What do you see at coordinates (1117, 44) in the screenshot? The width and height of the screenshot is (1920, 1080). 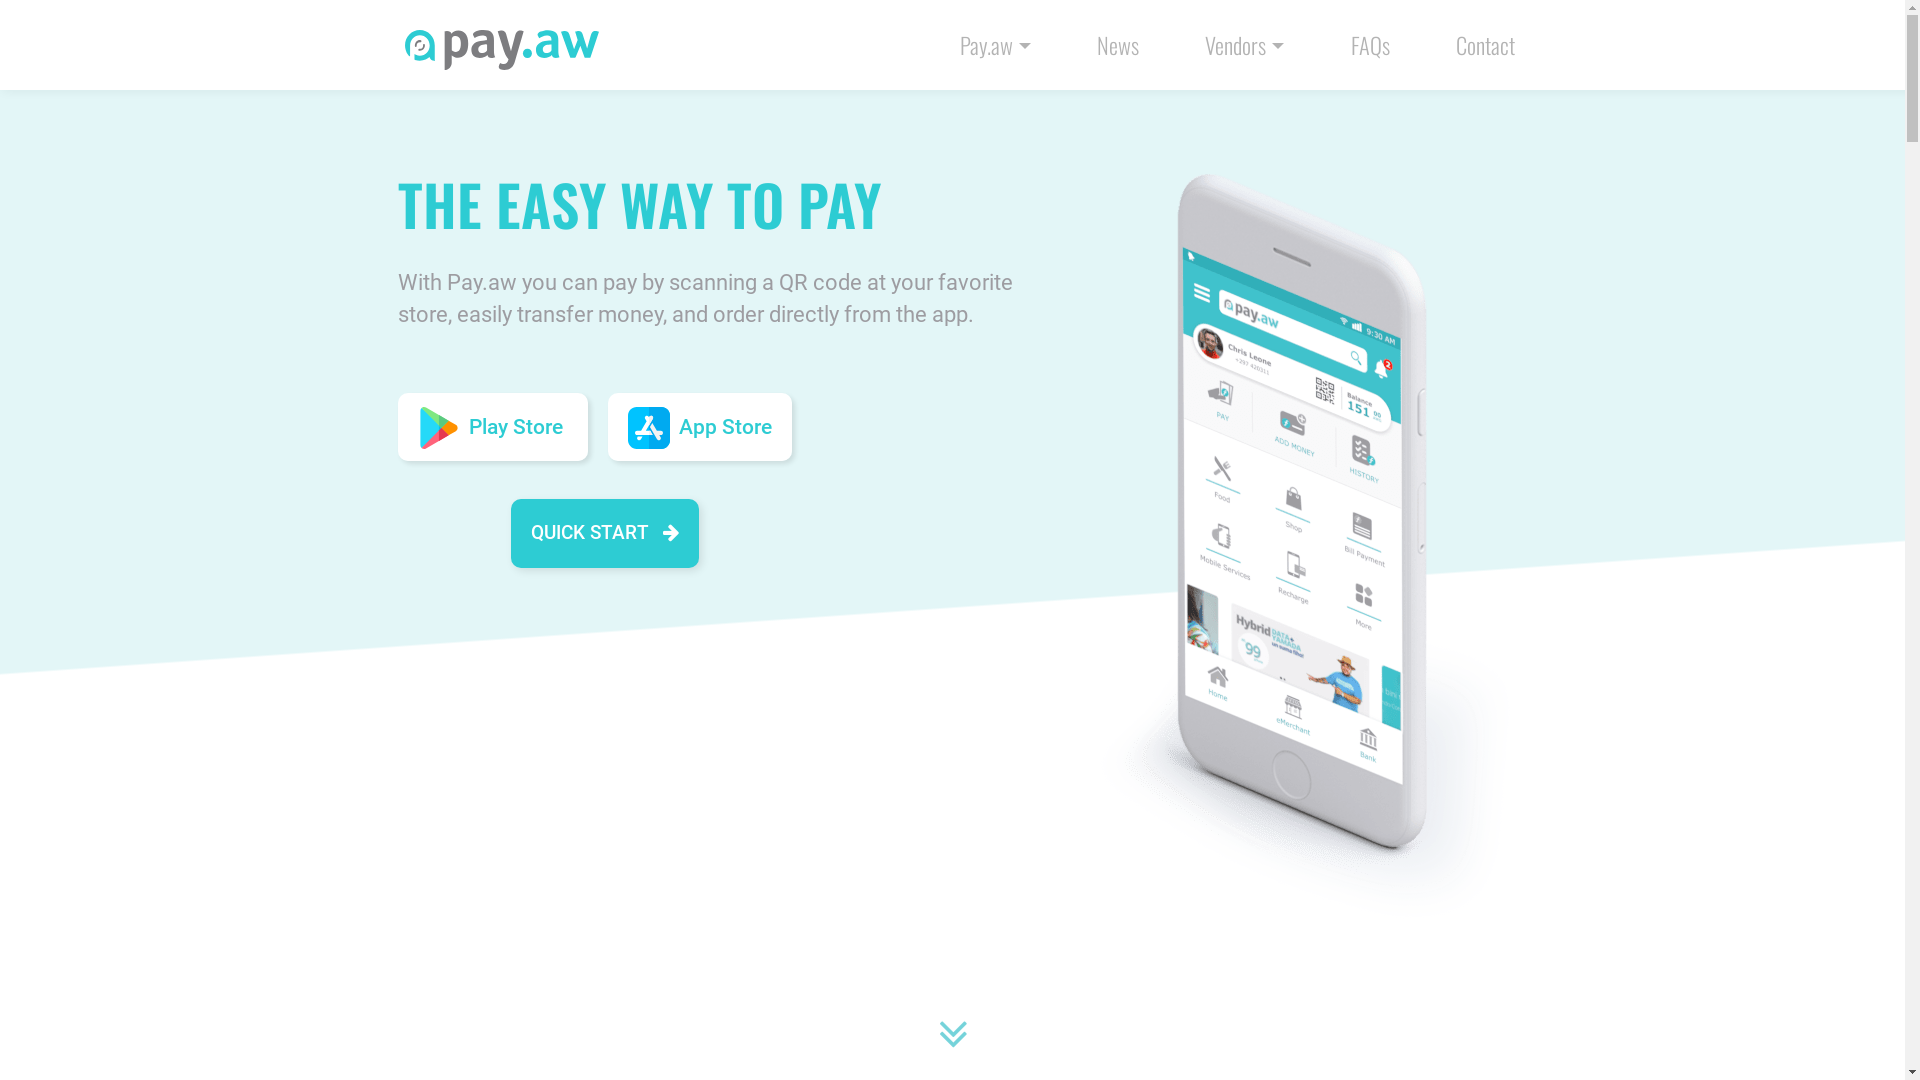 I see `'News'` at bounding box center [1117, 44].